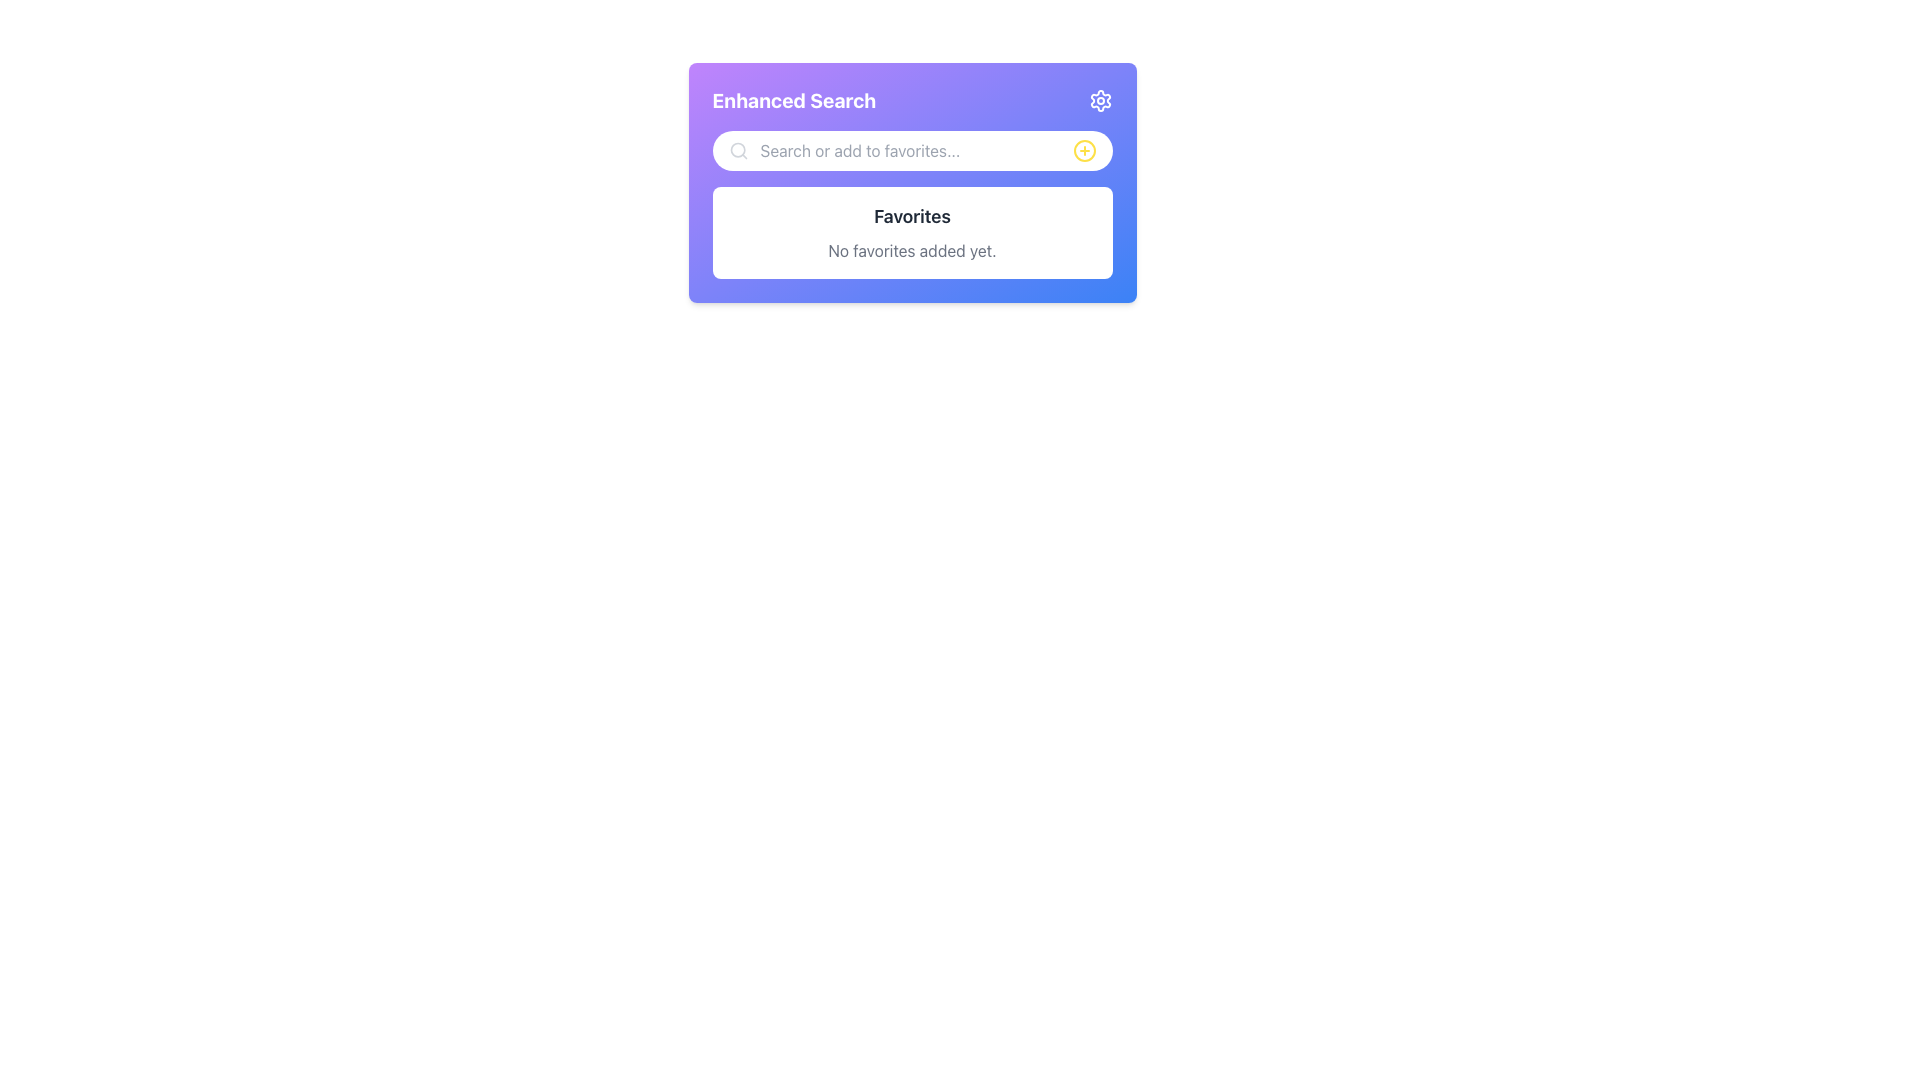 This screenshot has width=1920, height=1080. I want to click on the magnifying glass icon located on the left side of the text input field labeled 'Search or add to favorites...', so click(911, 149).